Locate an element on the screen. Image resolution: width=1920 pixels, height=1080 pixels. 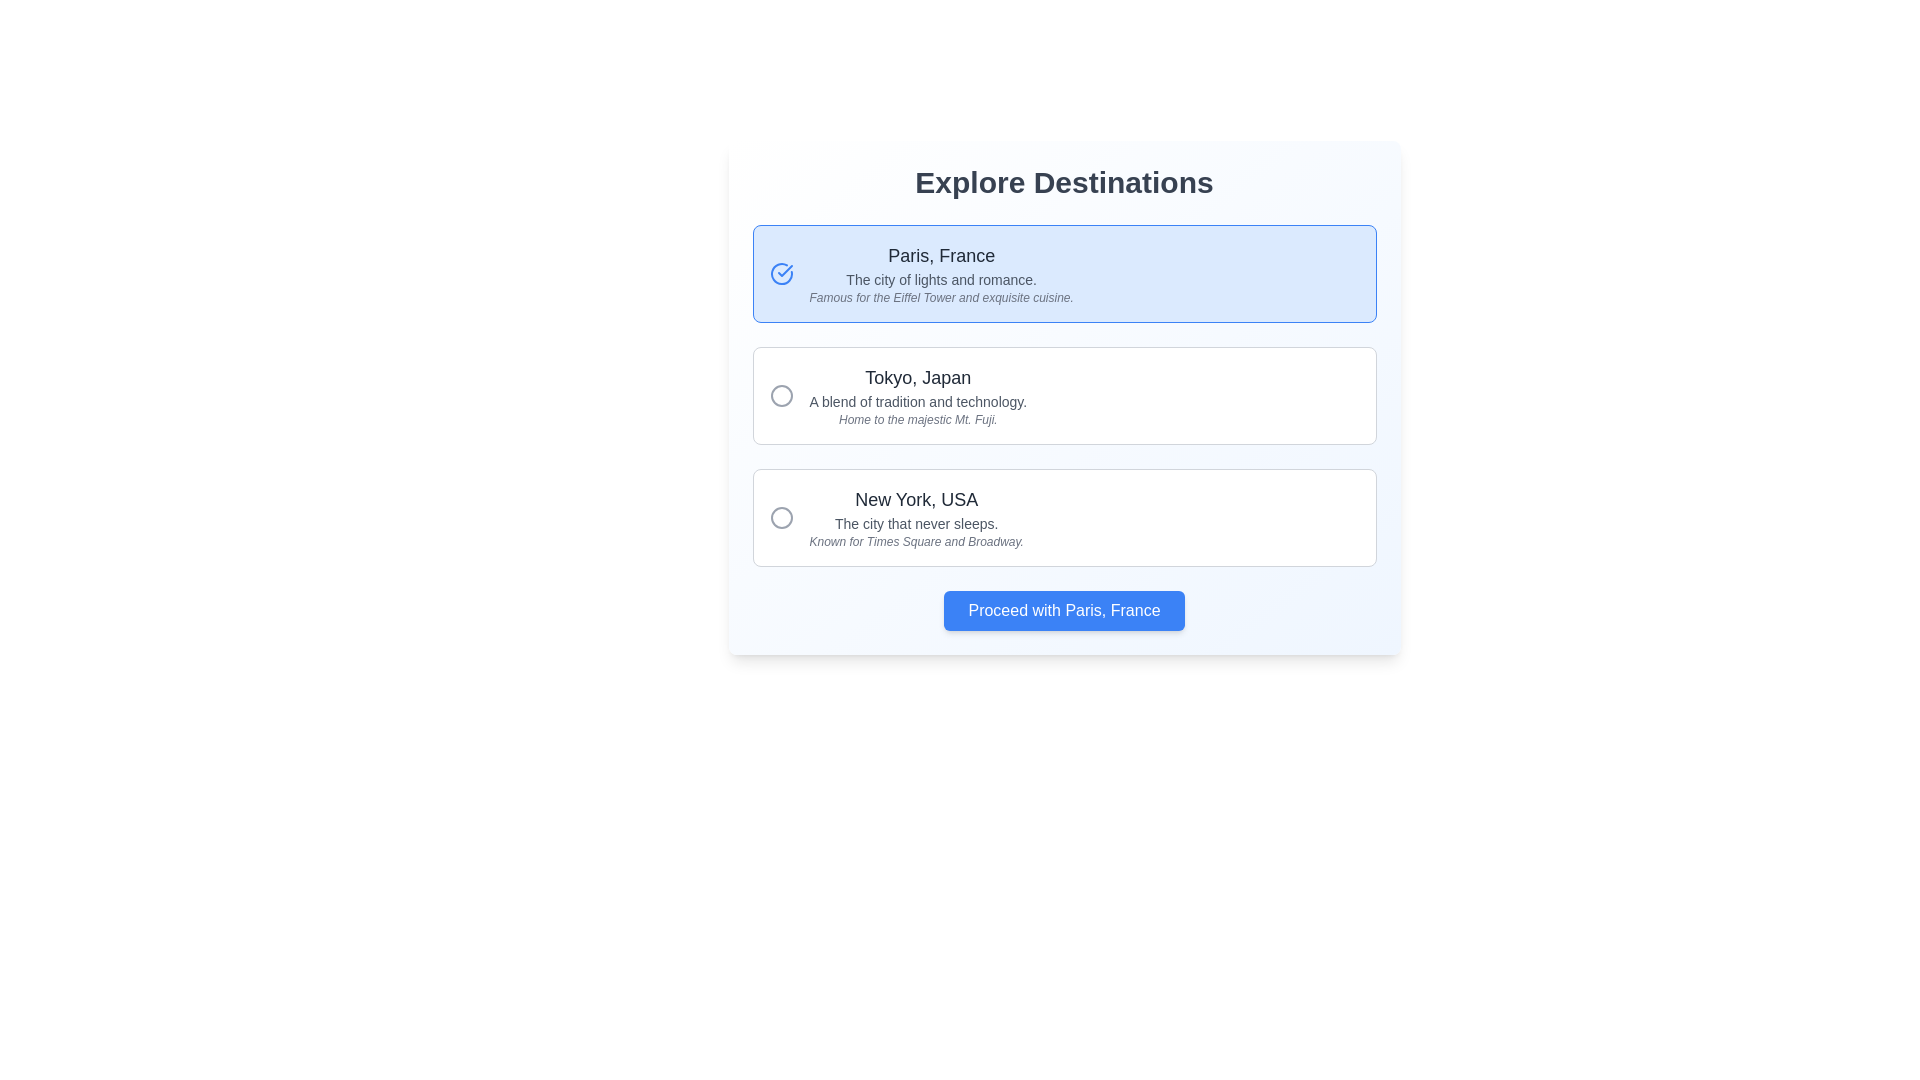
the second card option for 'Tokyo, Japan' in the vertical list of destination cards is located at coordinates (1063, 396).